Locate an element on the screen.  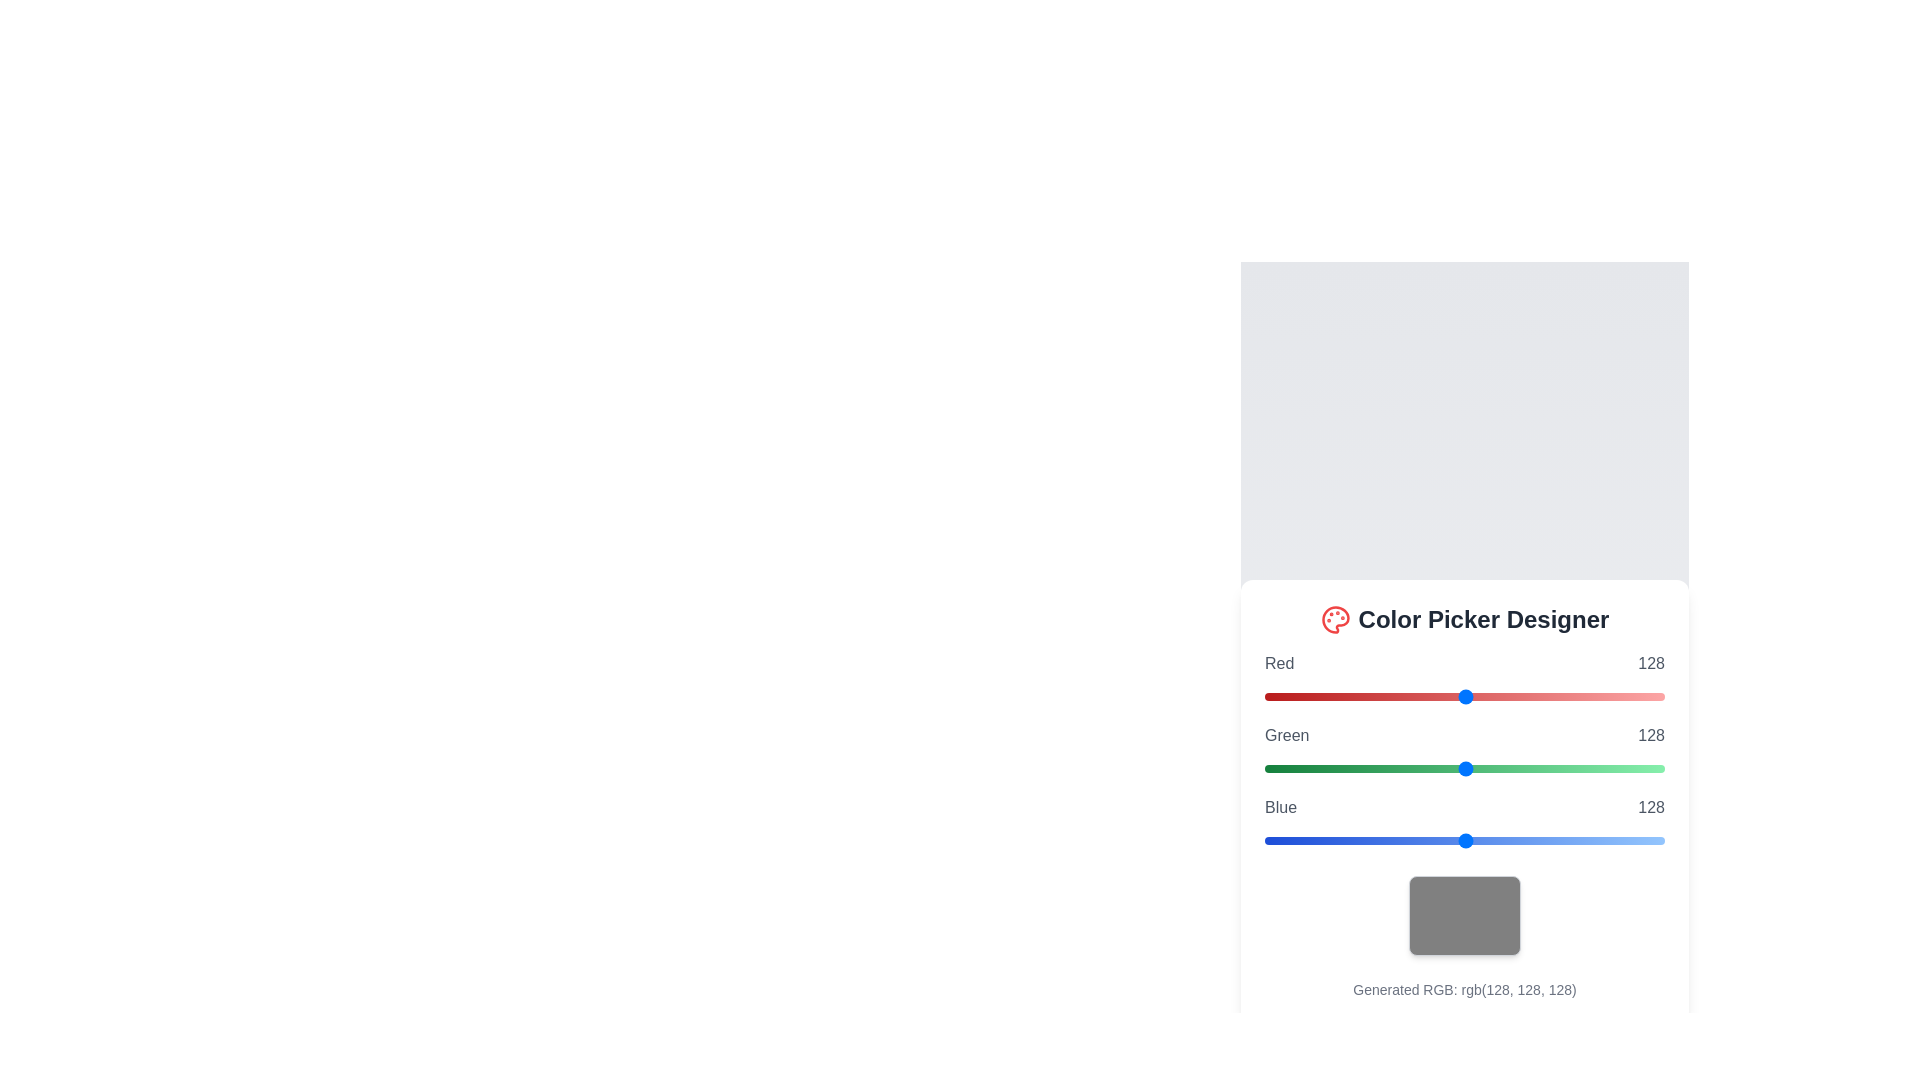
the green slider to set its value to 175 is located at coordinates (1538, 767).